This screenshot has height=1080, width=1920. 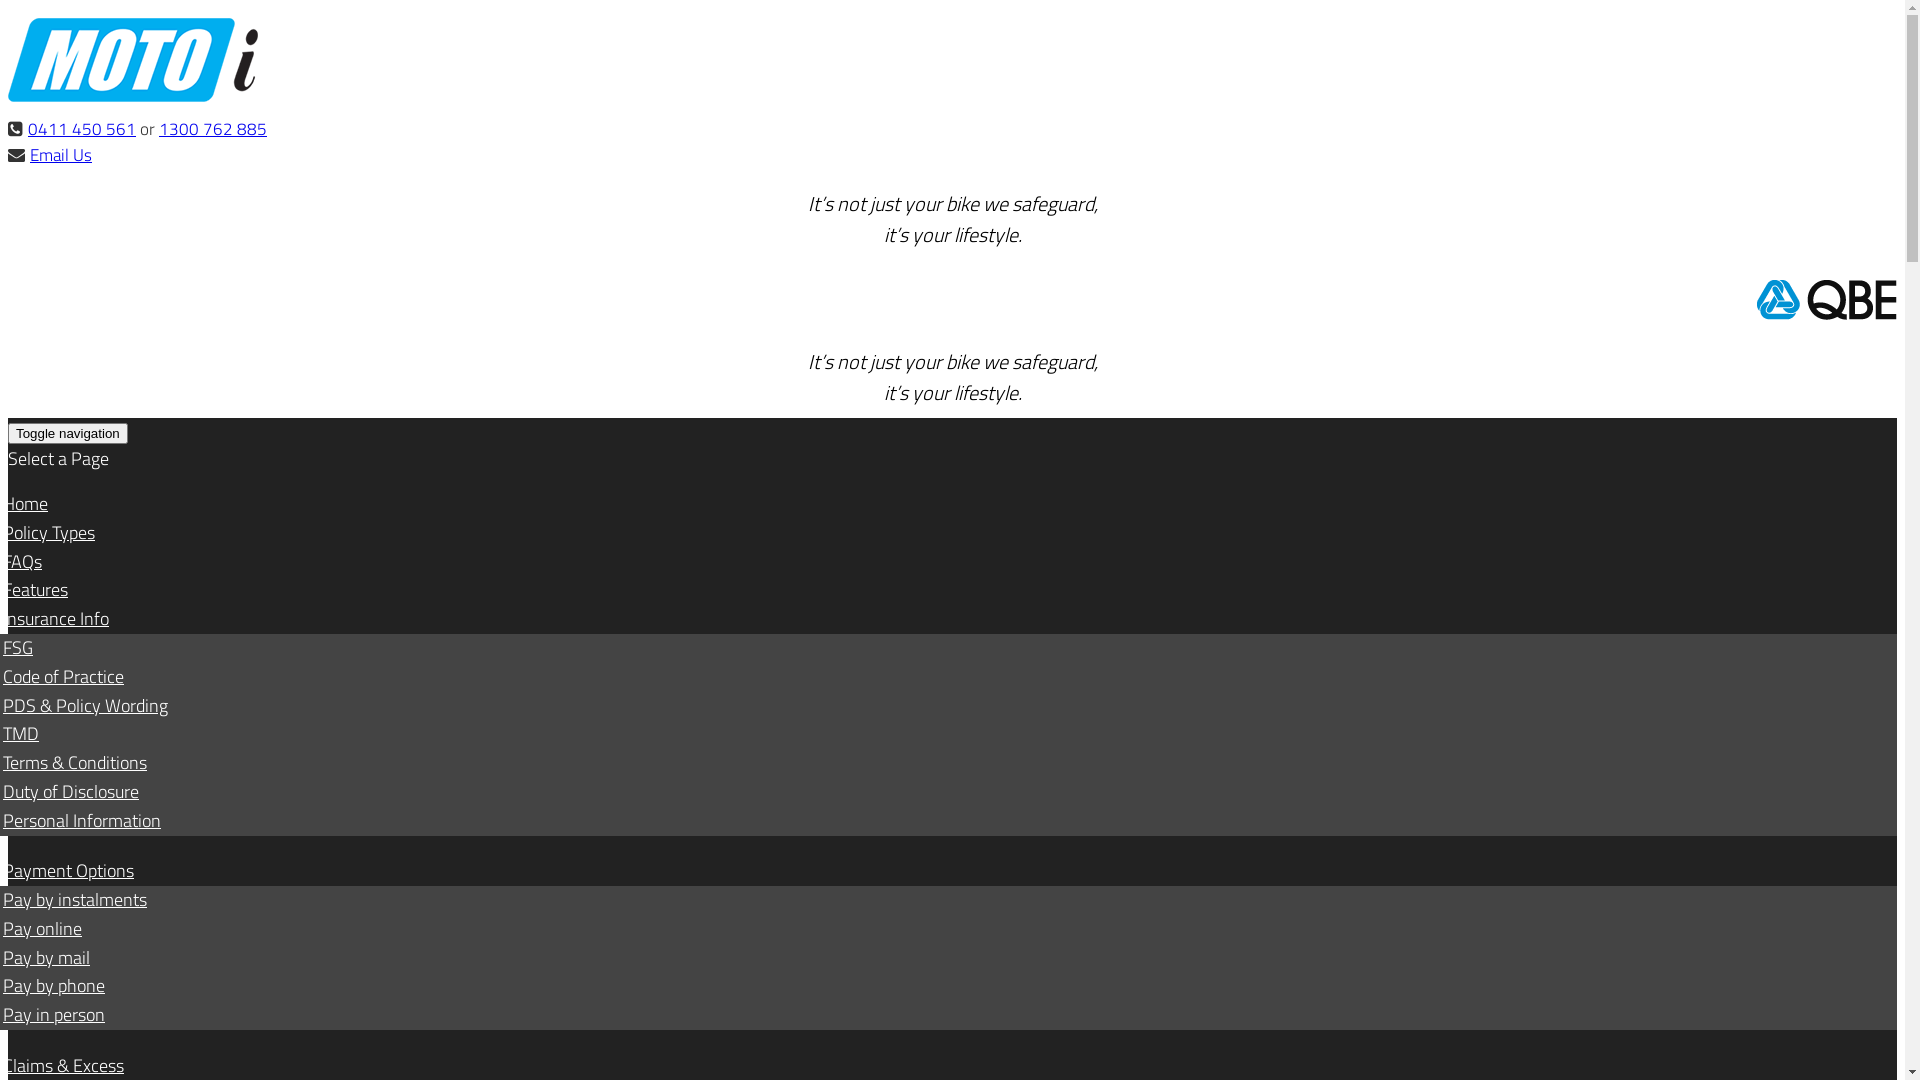 I want to click on 'Toggle navigation', so click(x=67, y=432).